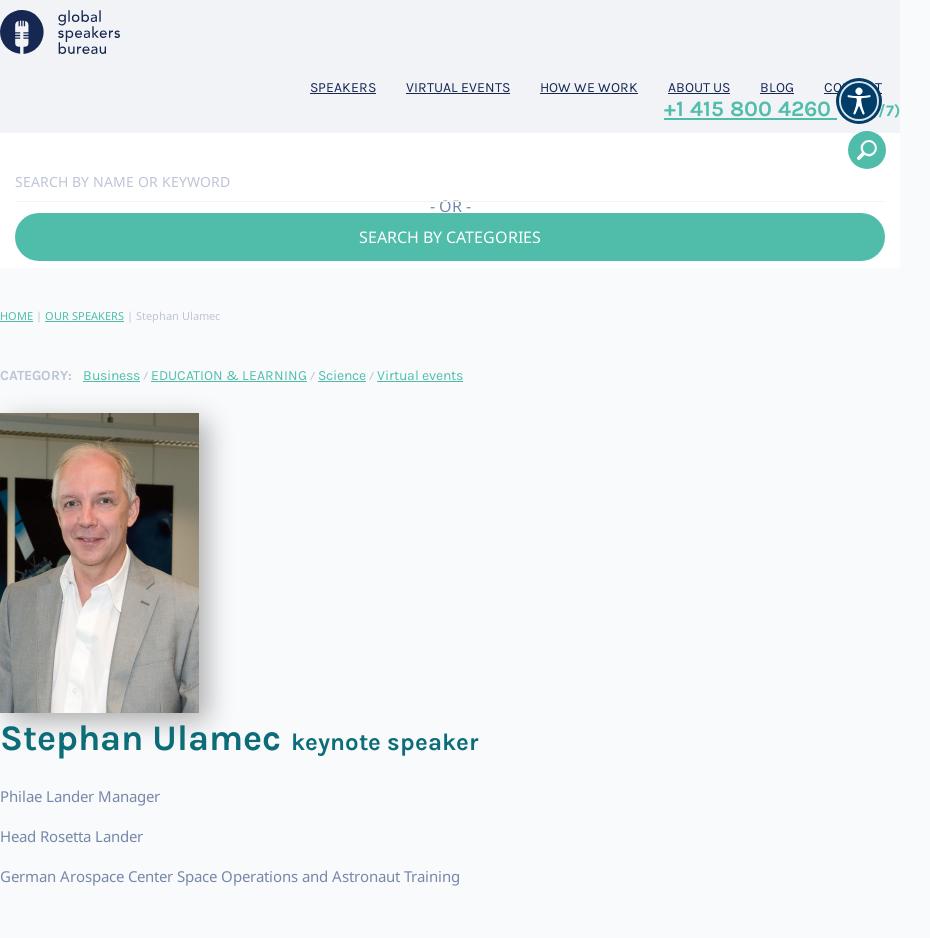 This screenshot has width=930, height=938. I want to click on 'EDUCATION & LEARNING', so click(227, 373).